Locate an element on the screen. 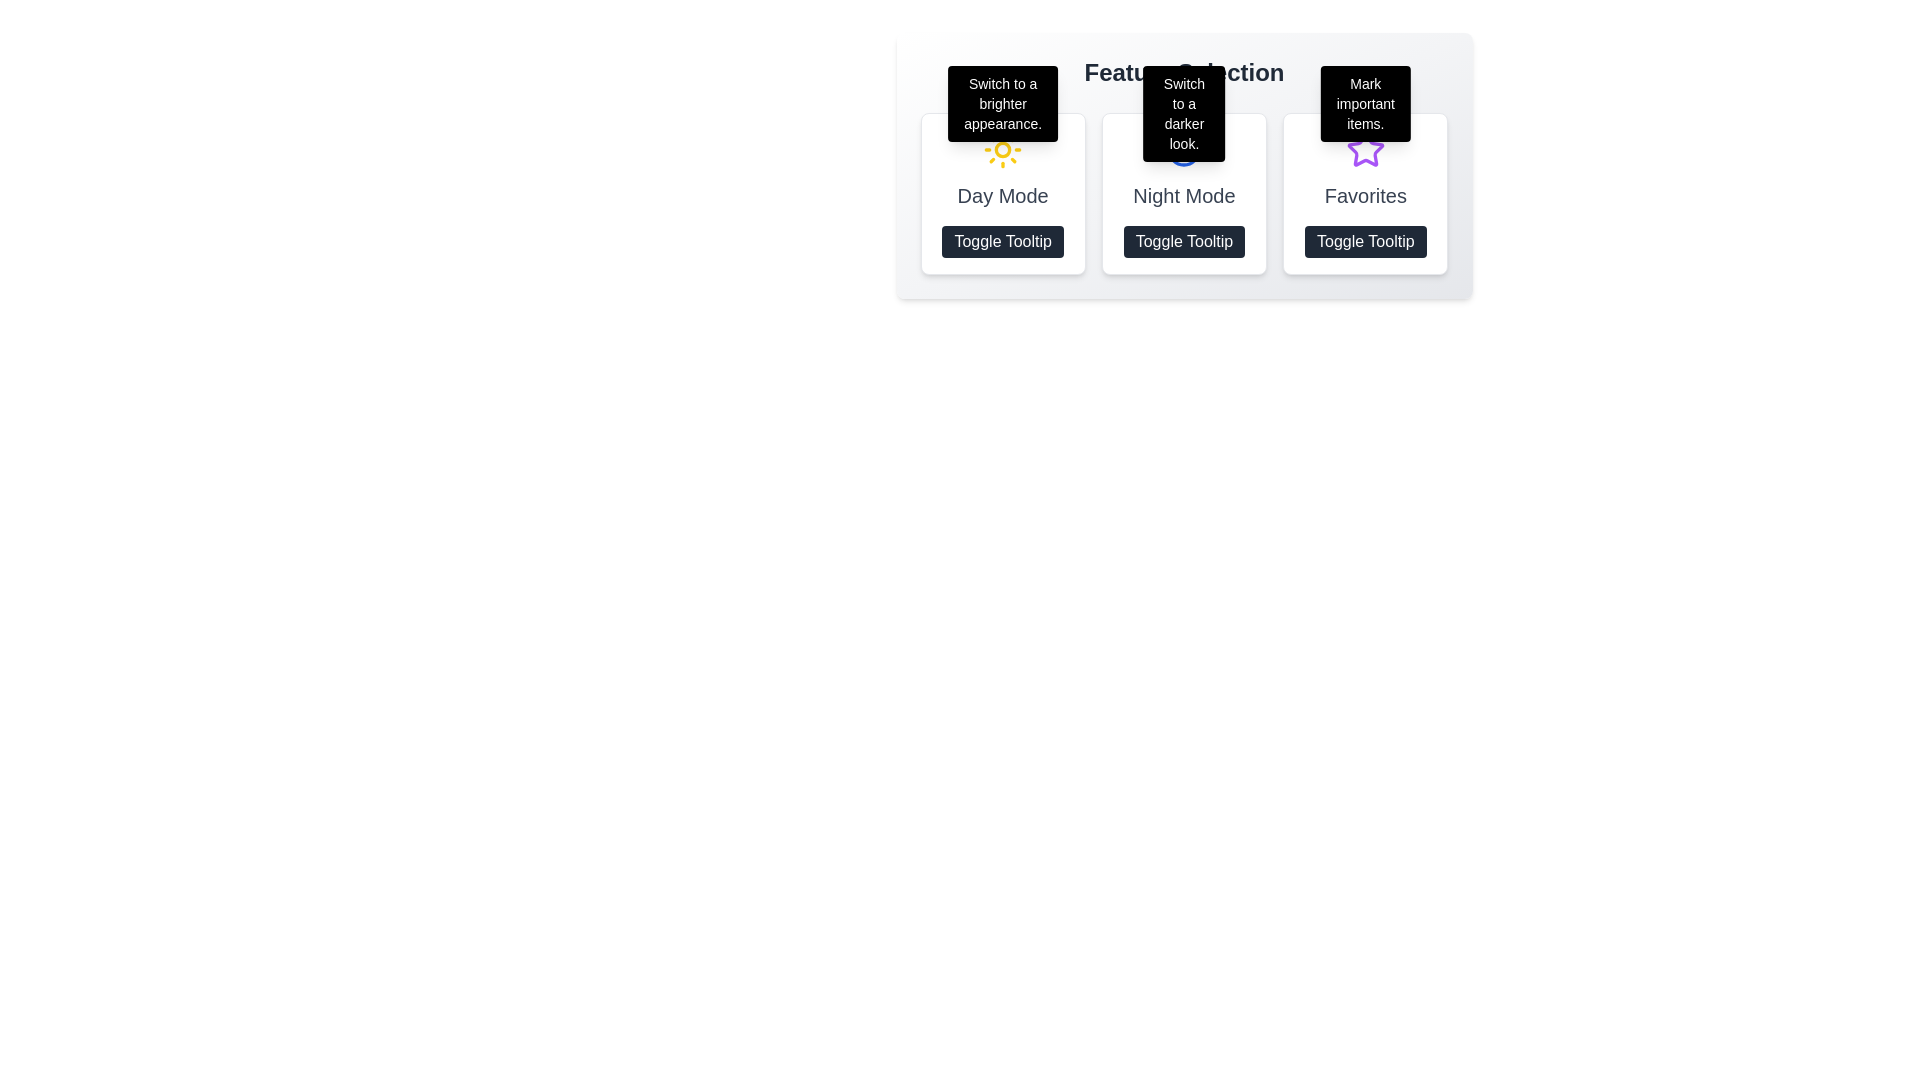 The image size is (1920, 1080). the star icon with a purple outline located at the top center of the 'Favorites' card is located at coordinates (1364, 149).